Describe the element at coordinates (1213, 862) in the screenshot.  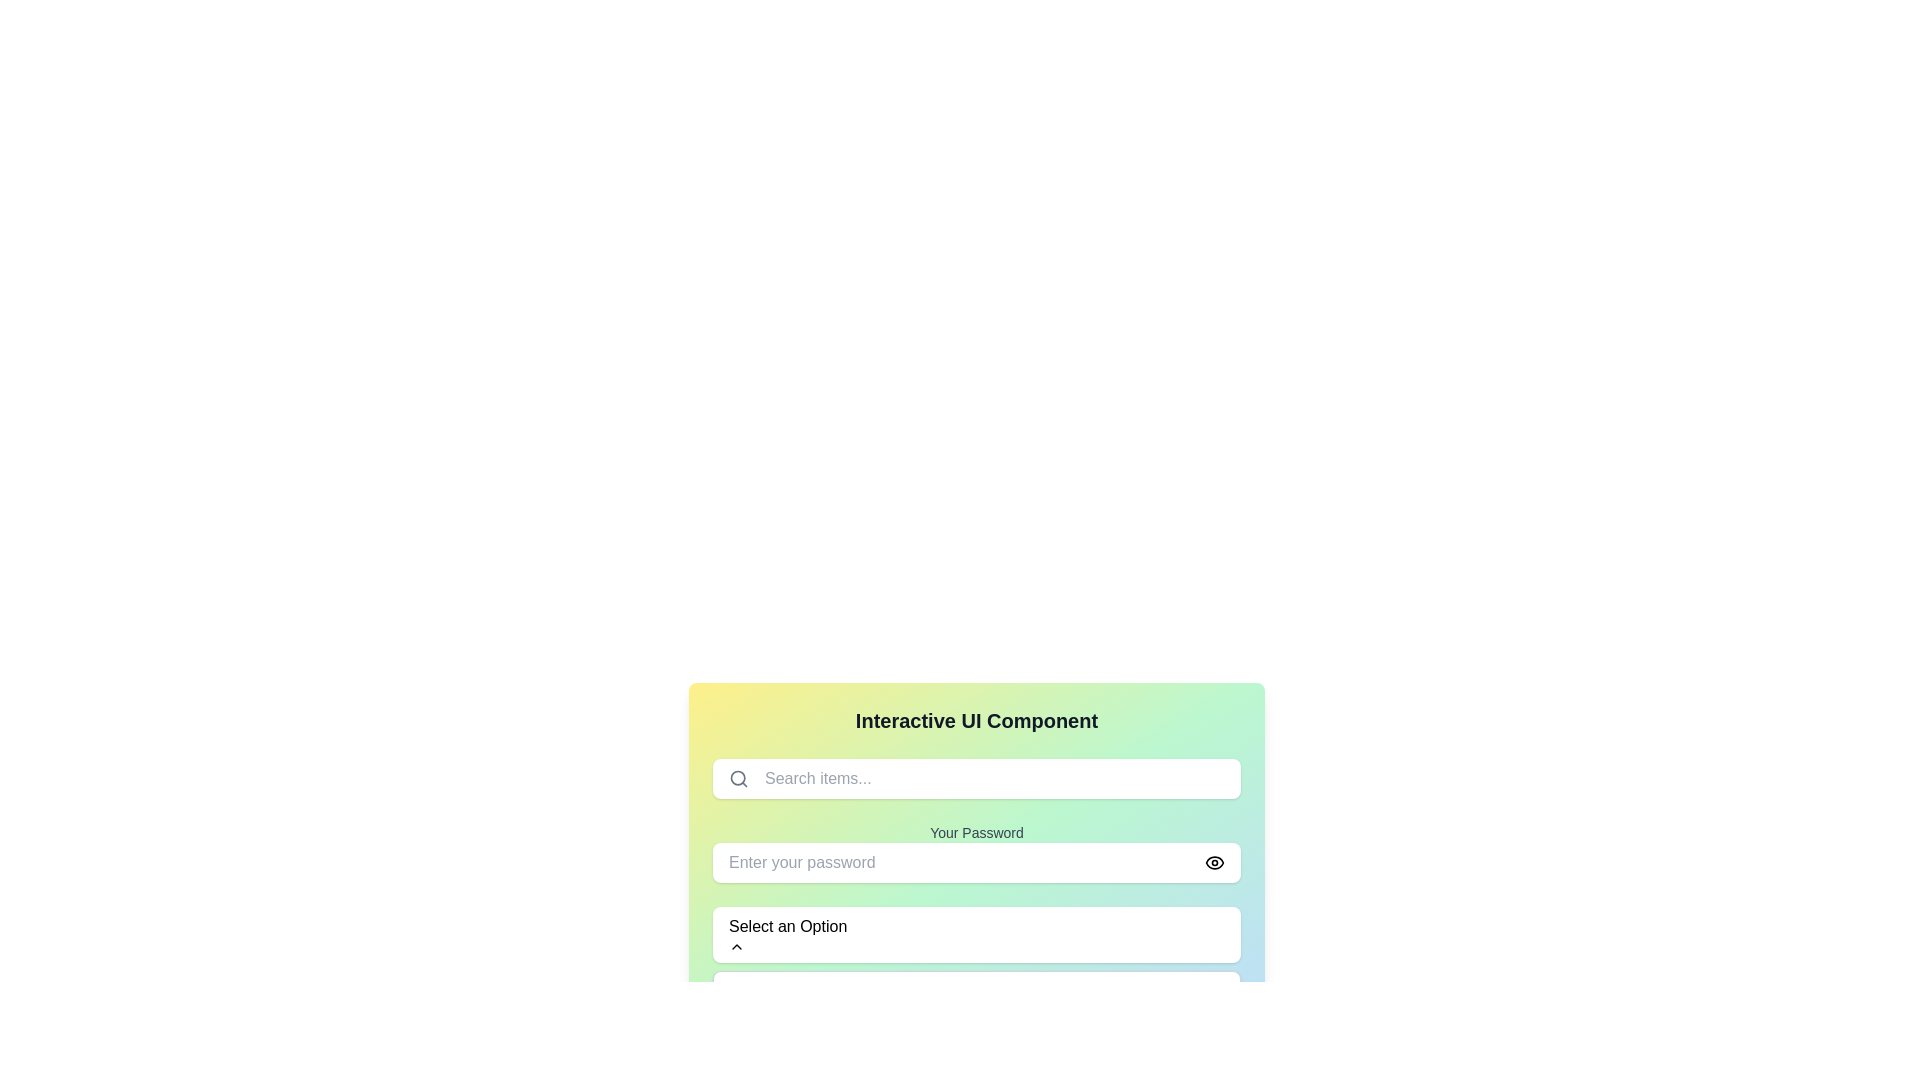
I see `the oval shape element of the eye icon that indicates visibility, located to the right of the 'Your Password' input field` at that location.